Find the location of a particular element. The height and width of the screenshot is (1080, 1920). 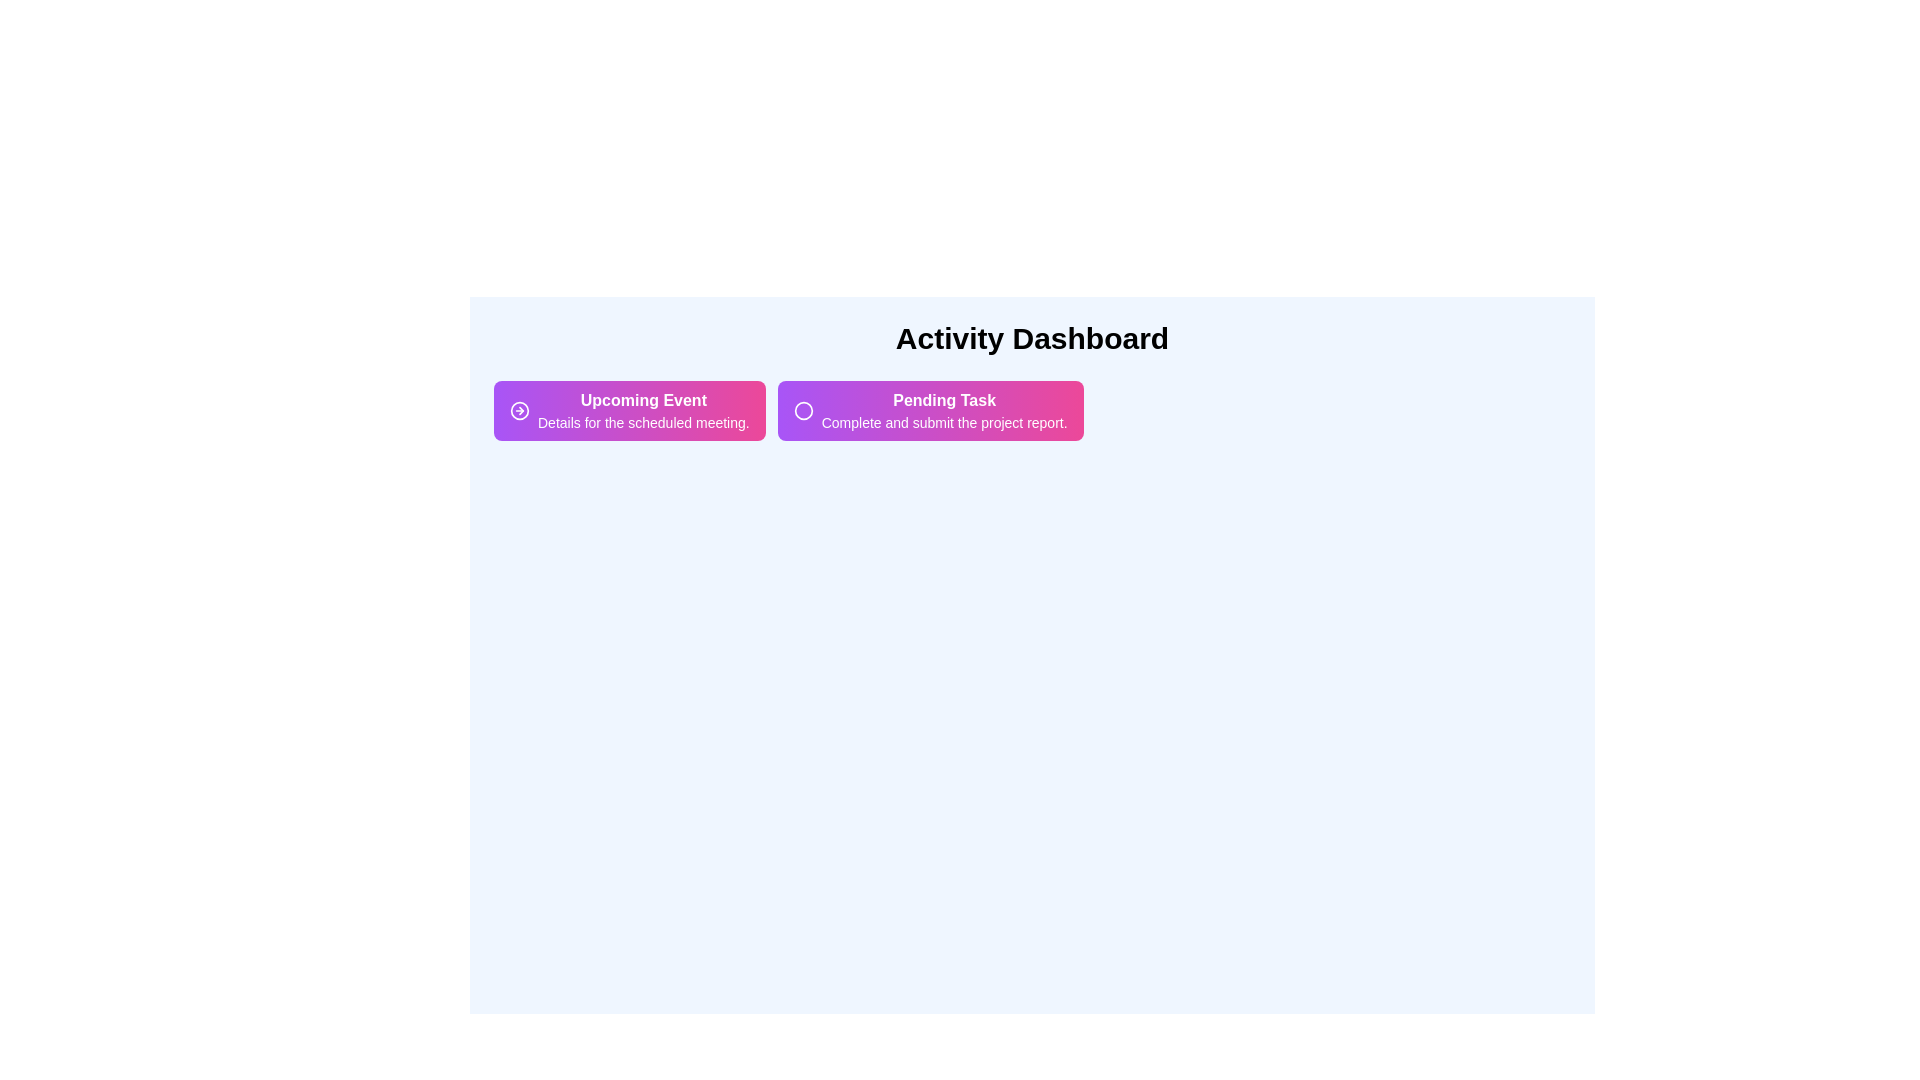

the activity chip labeled 'Pending Task' to trigger its visual feedback is located at coordinates (929, 410).